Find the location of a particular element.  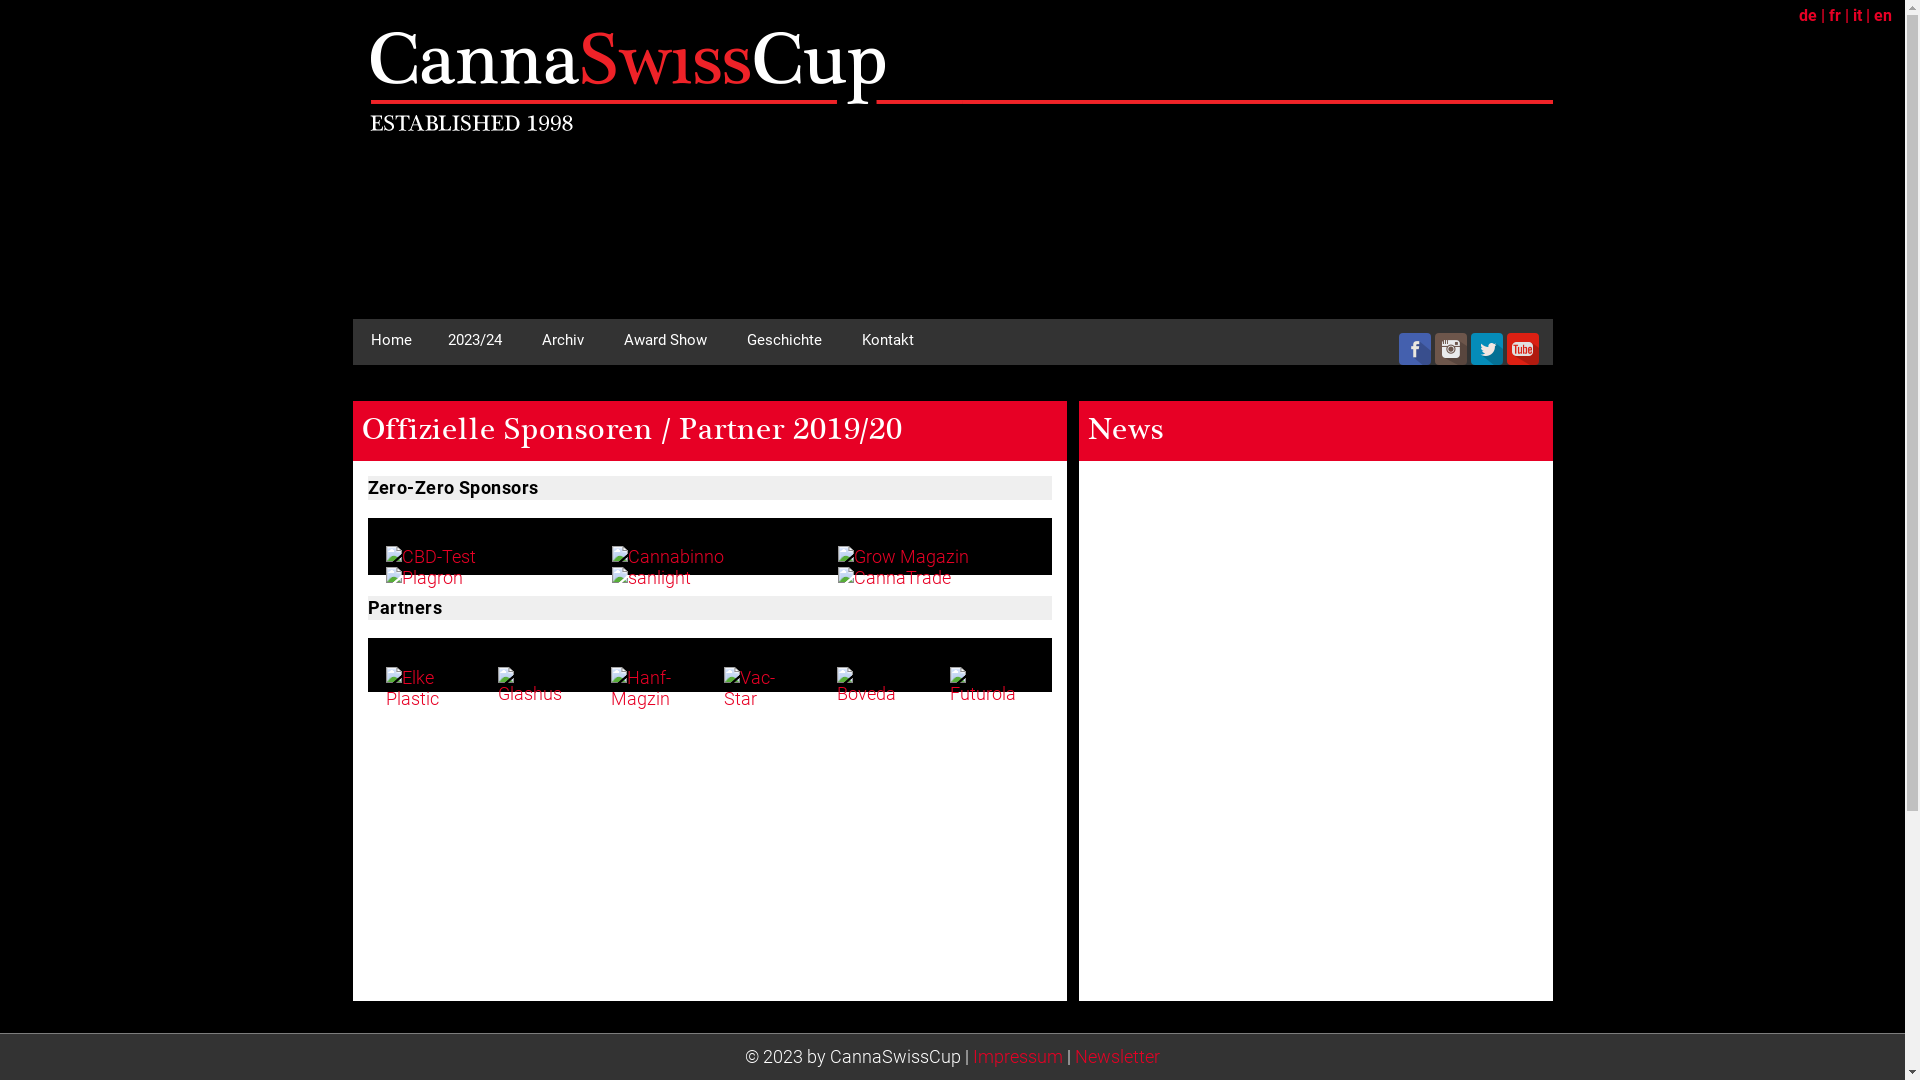

'Cannabinno' is located at coordinates (610, 556).